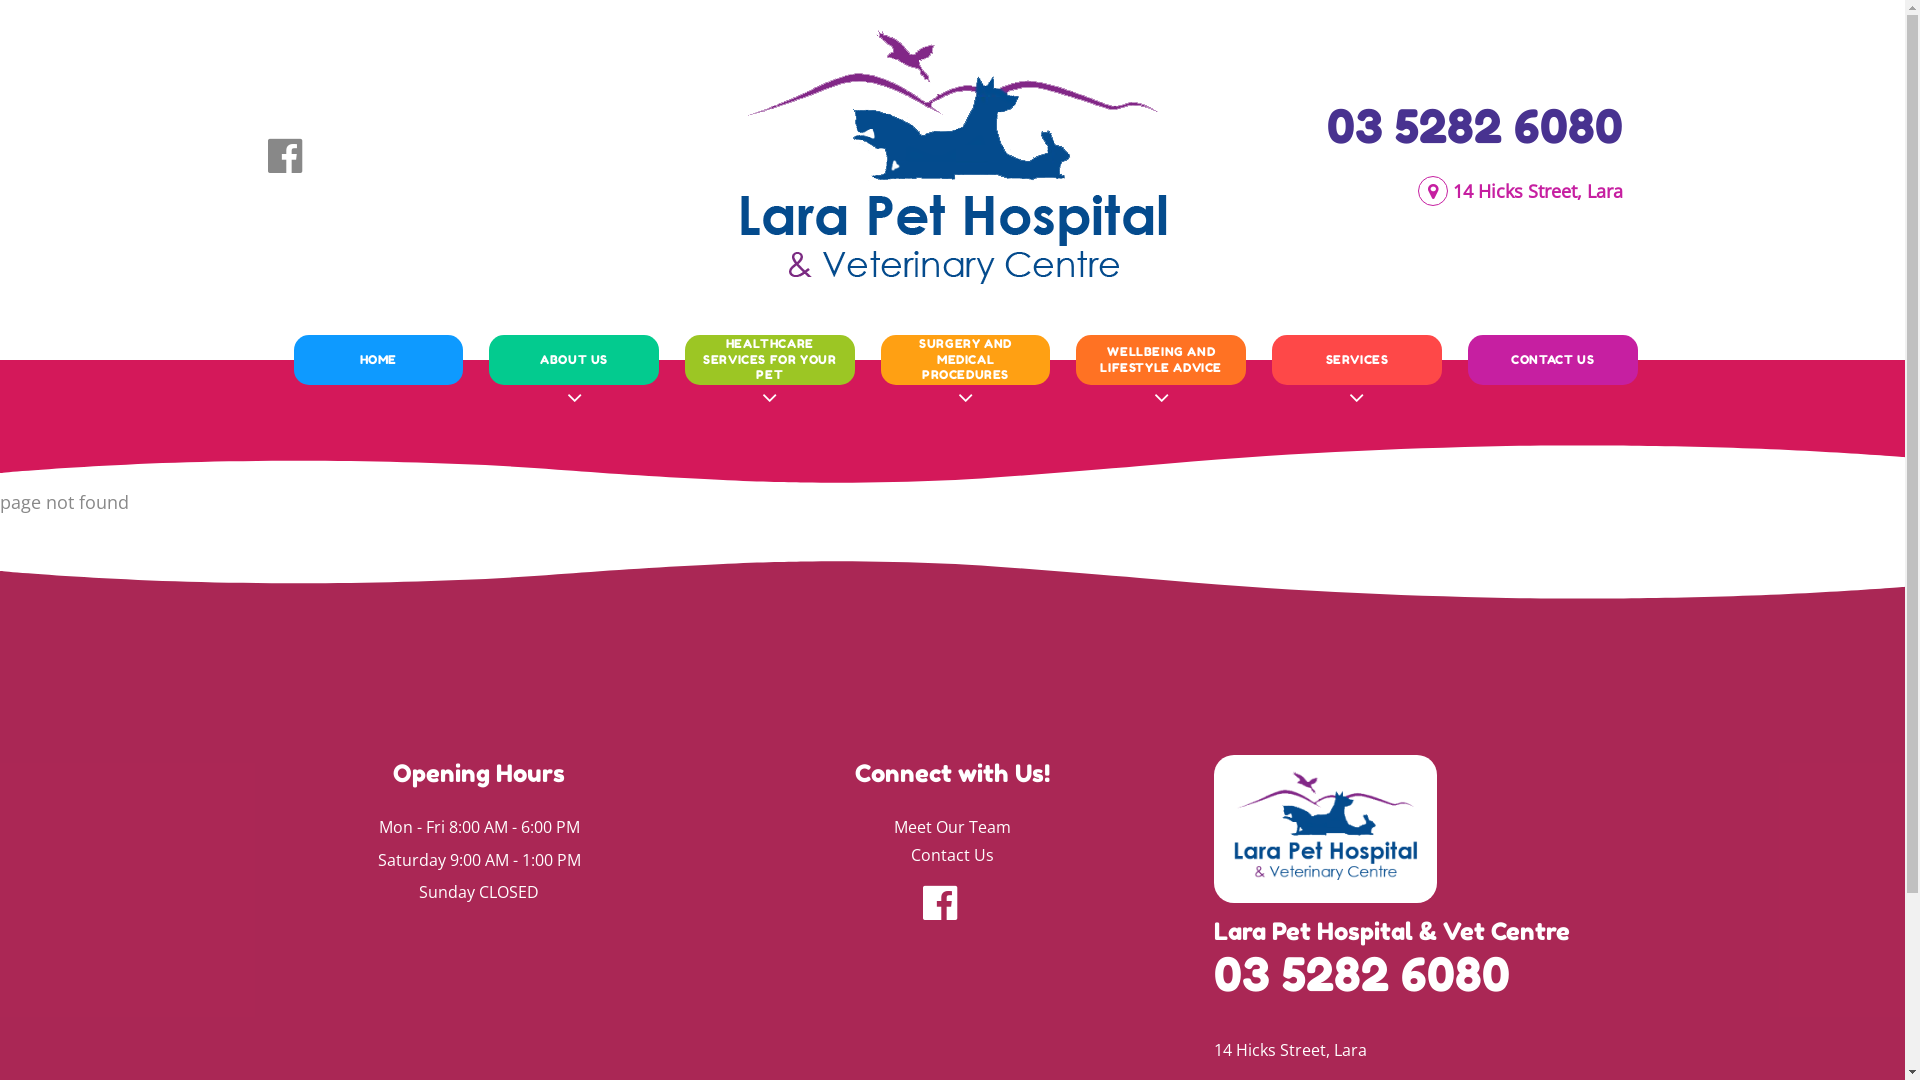 This screenshot has width=1920, height=1080. Describe the element at coordinates (305, 357) in the screenshot. I see `'HOME'` at that location.